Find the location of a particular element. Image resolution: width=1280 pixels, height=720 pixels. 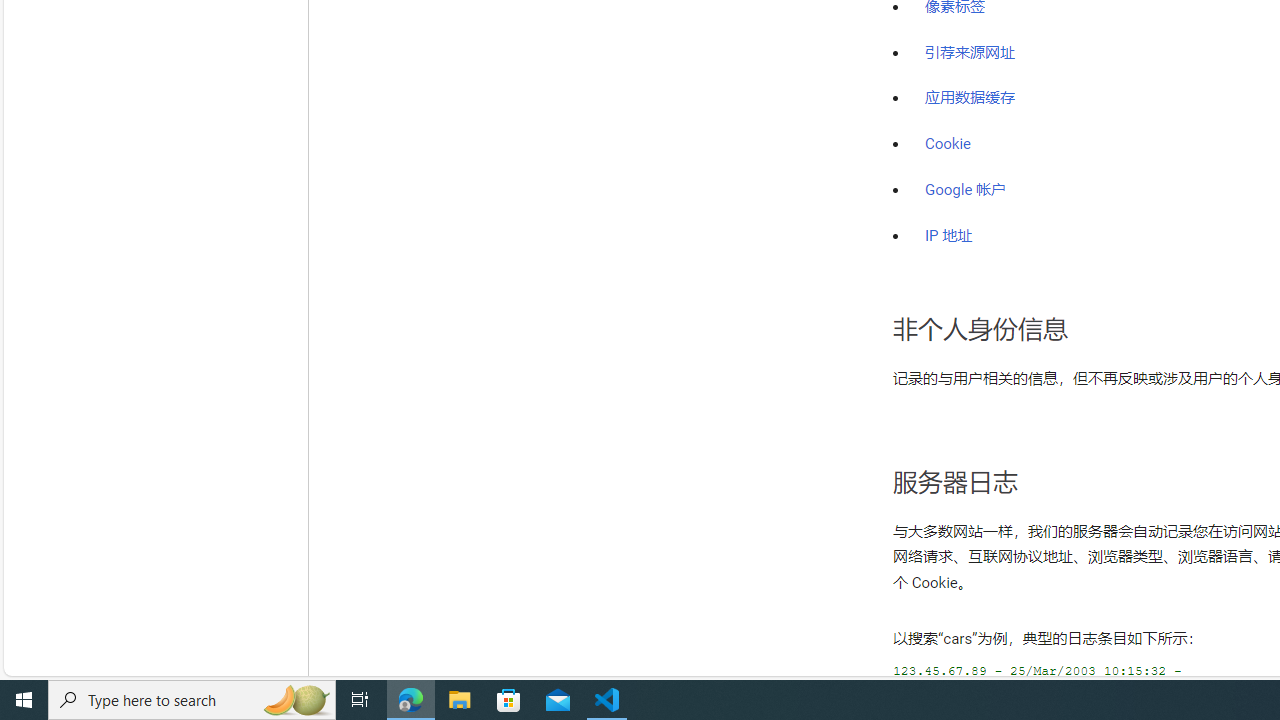

'Cookie' is located at coordinates (947, 143).